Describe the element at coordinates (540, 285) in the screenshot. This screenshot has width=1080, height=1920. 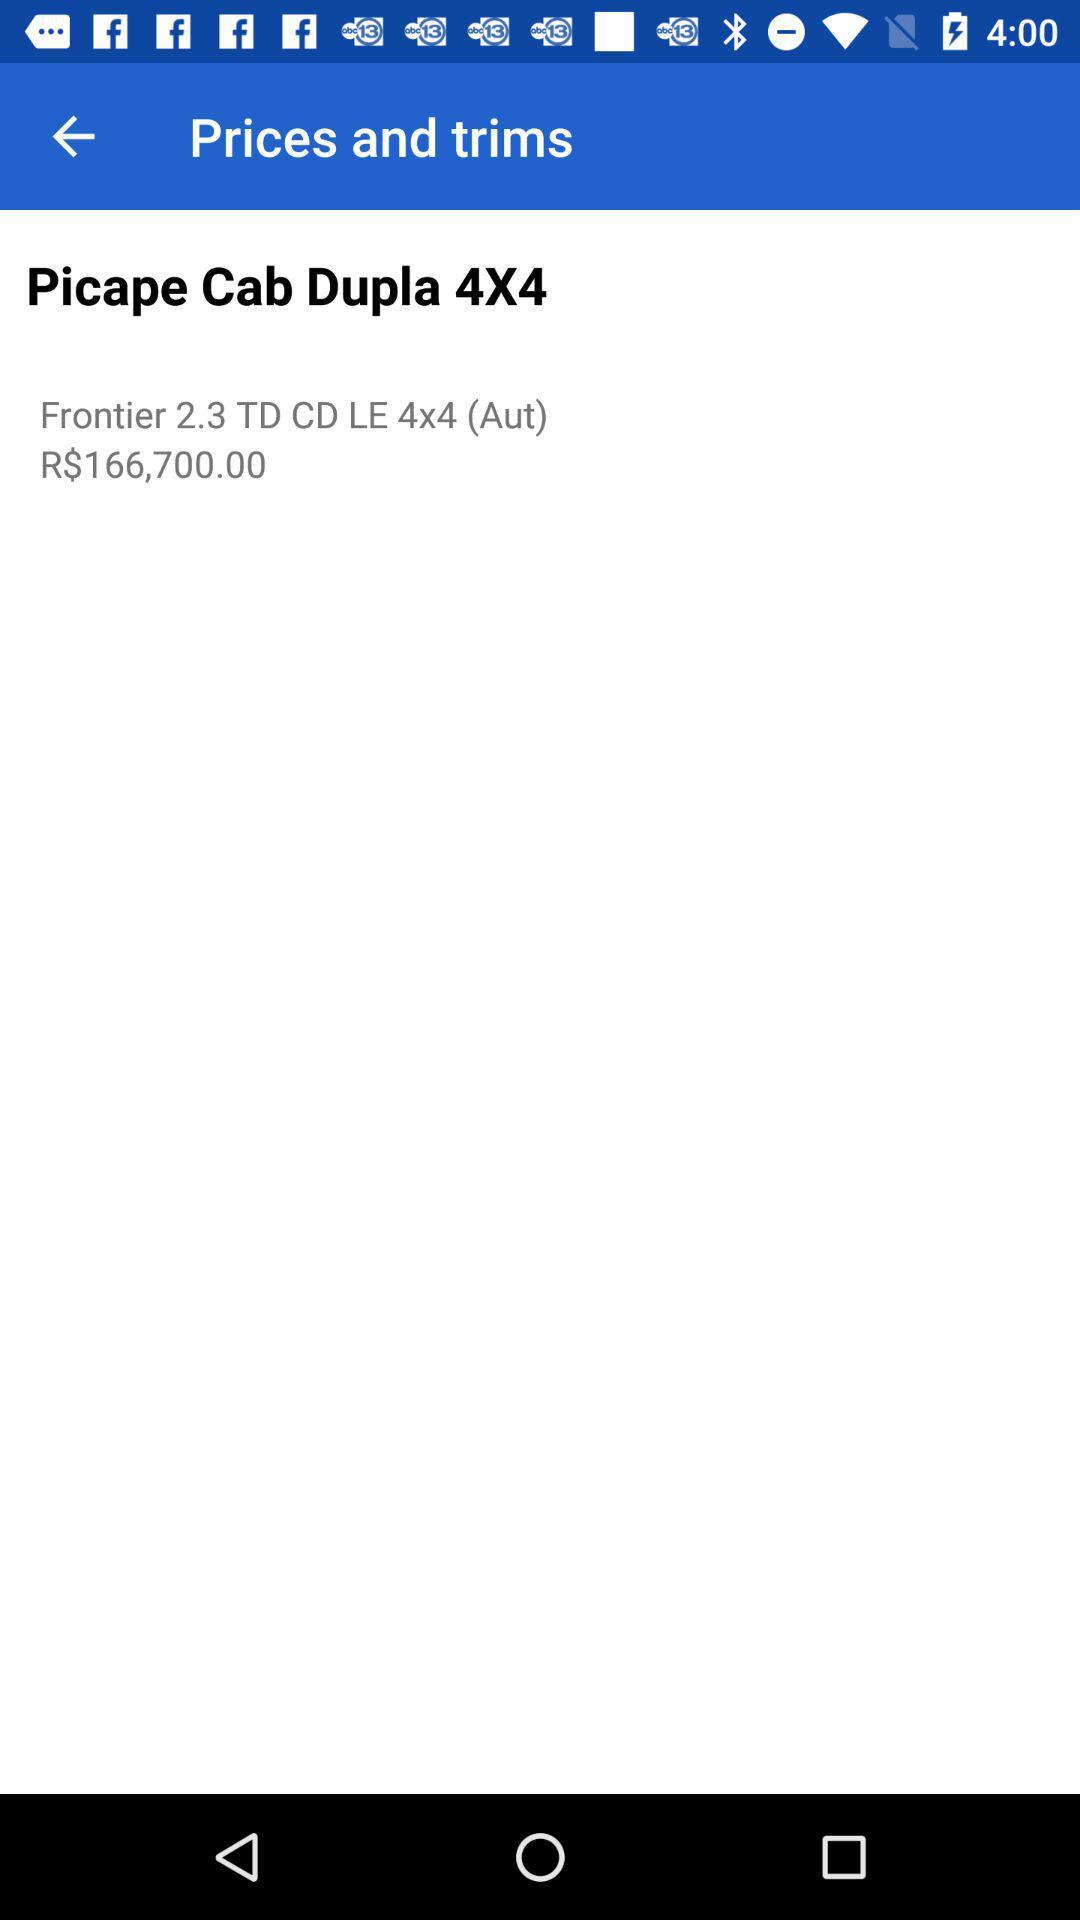
I see `the picape cab dupla icon` at that location.